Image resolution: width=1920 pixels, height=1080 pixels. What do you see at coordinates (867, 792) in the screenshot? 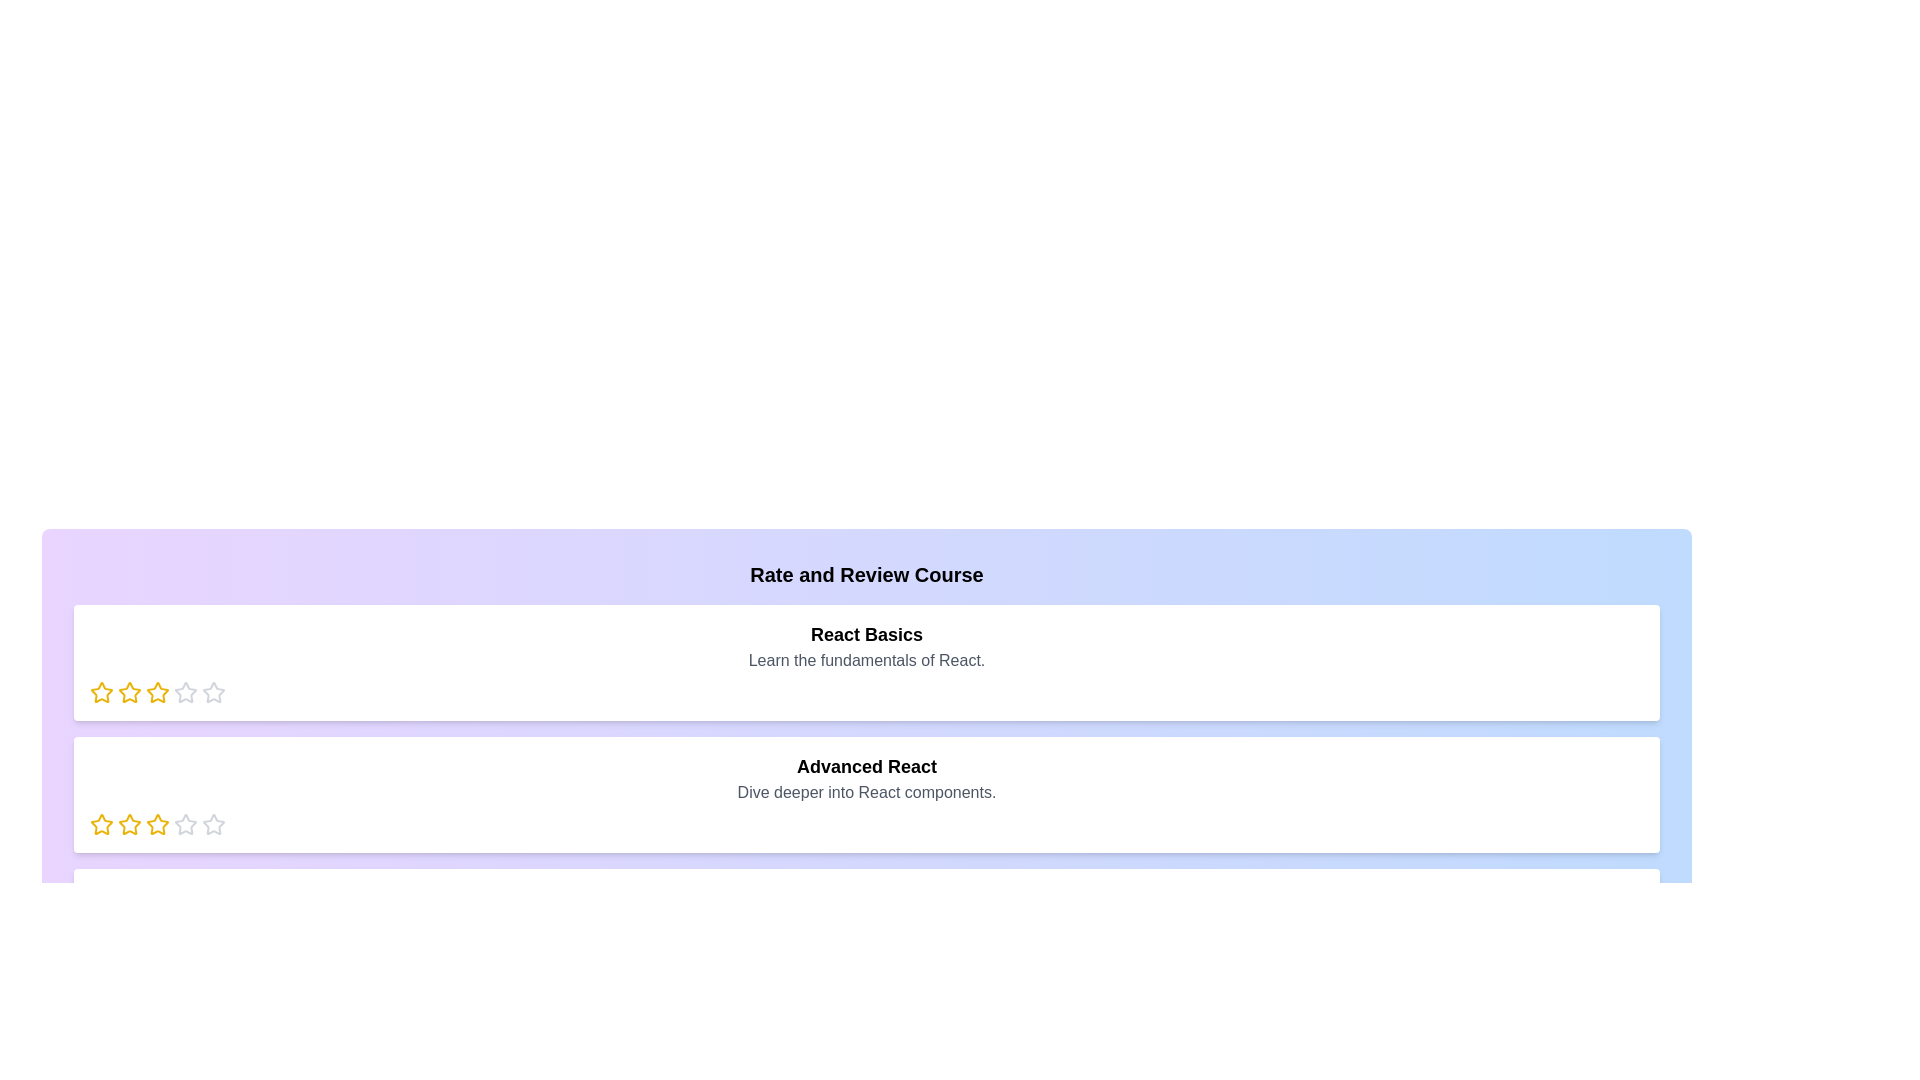
I see `the text label containing the phrase 'Dive deeper into React components.' which is styled in gray and positioned below the title 'Advanced React'` at bounding box center [867, 792].